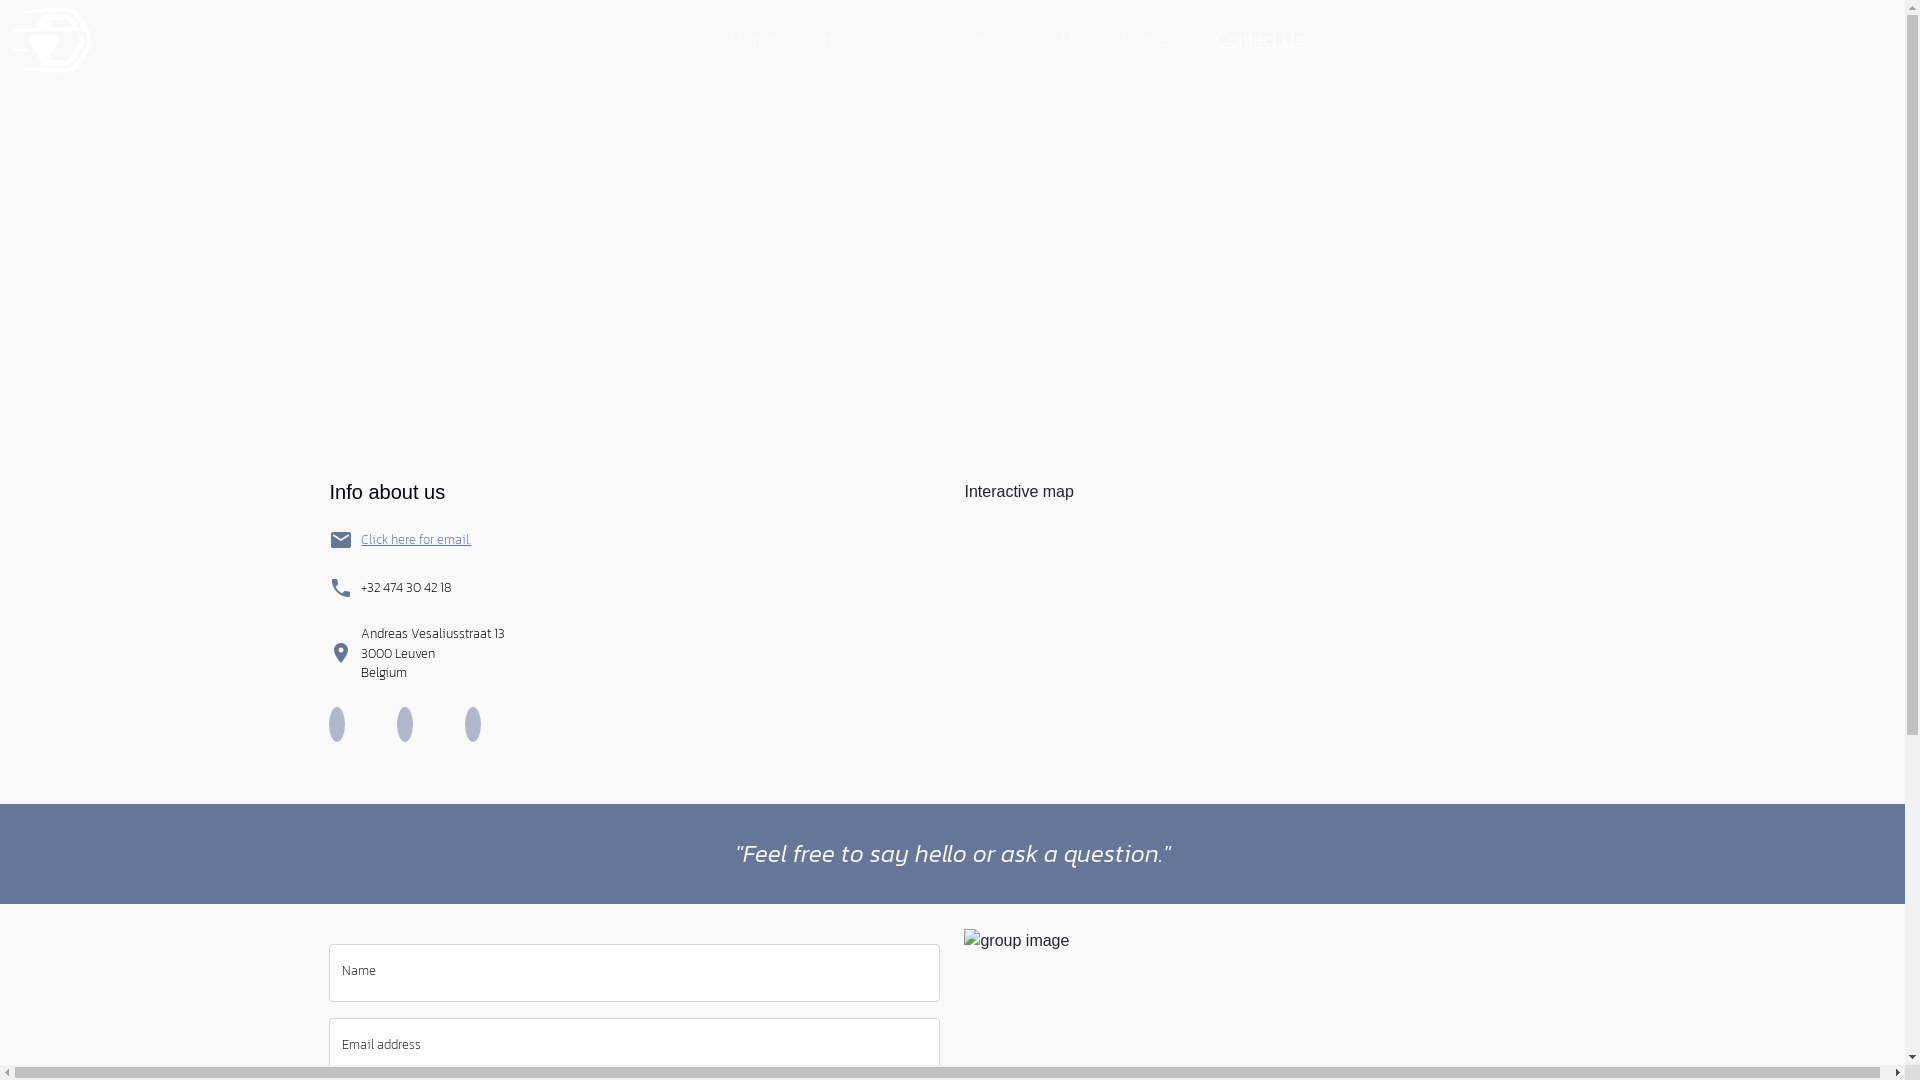 This screenshot has height=1080, width=1920. What do you see at coordinates (1051, 39) in the screenshot?
I see `'Join Us'` at bounding box center [1051, 39].